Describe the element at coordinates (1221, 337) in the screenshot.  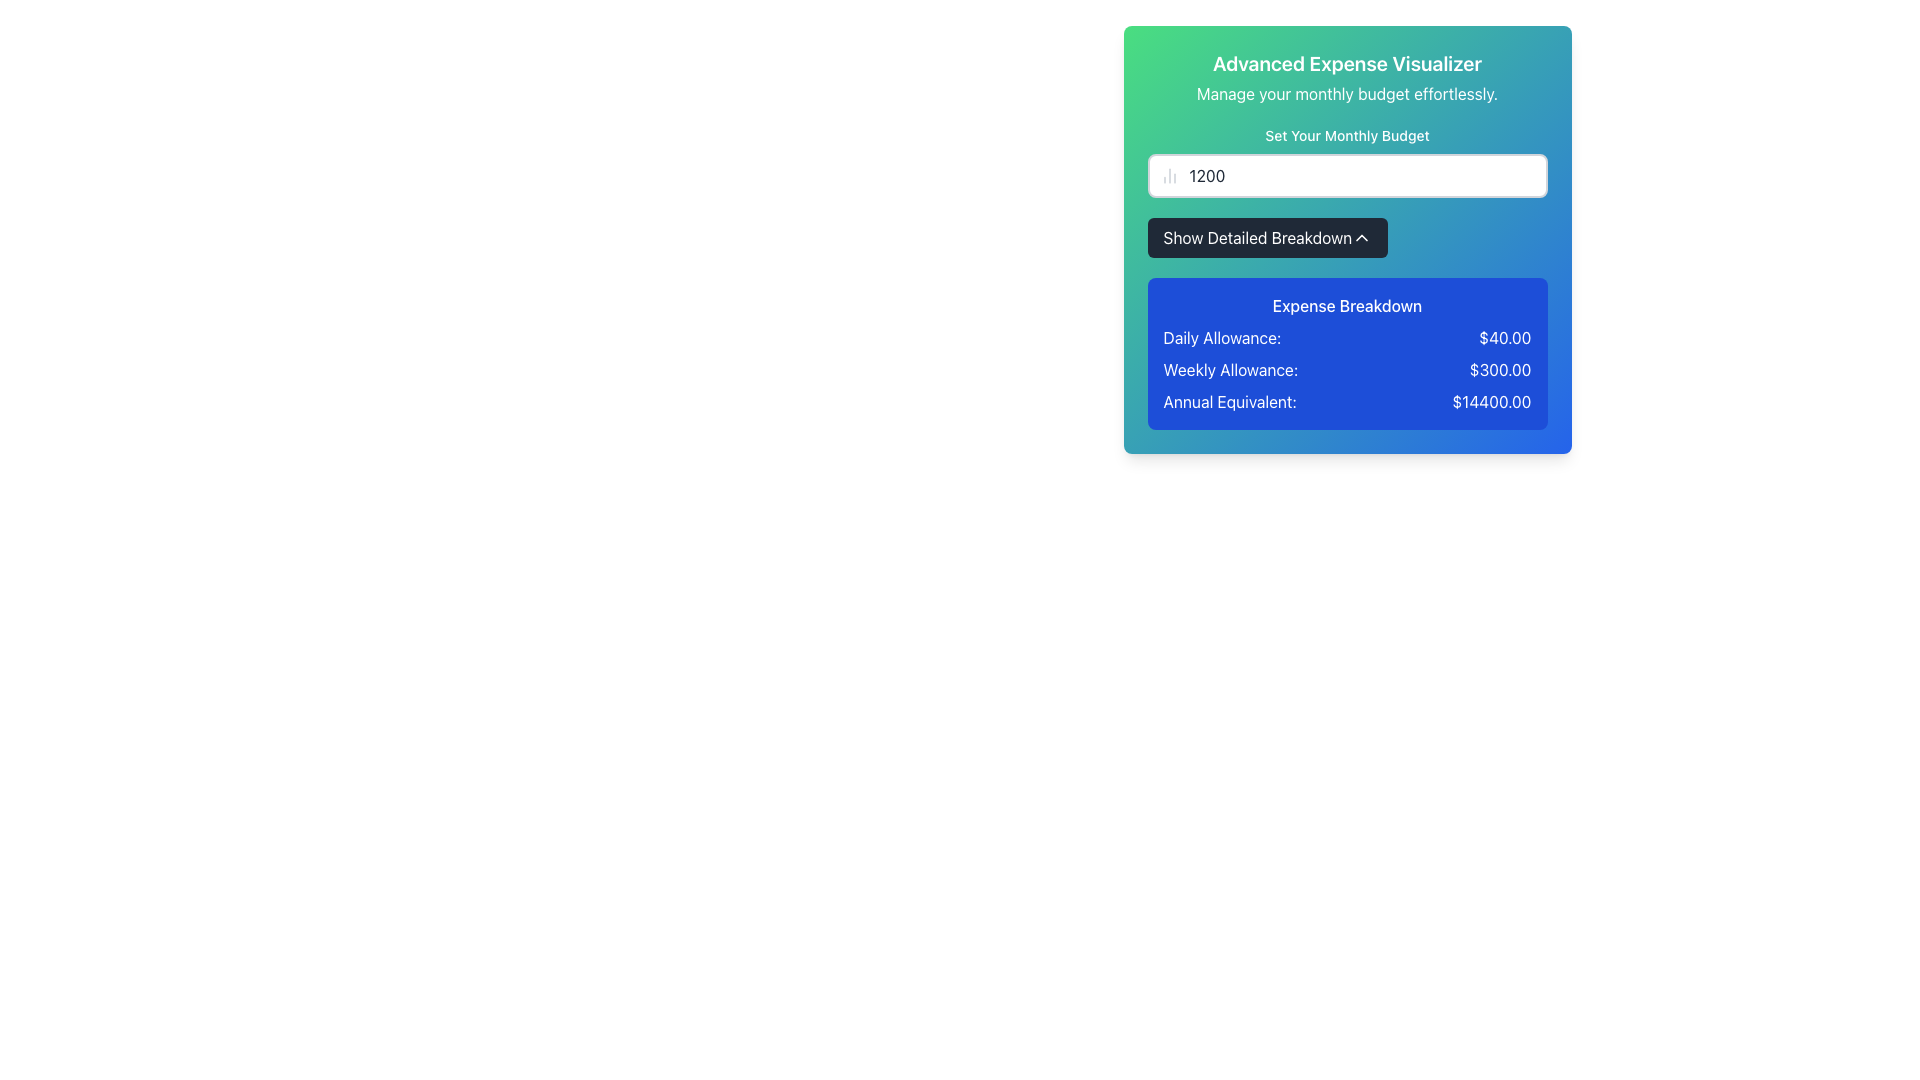
I see `the first text label in the 'Expense Breakdown' section, which indicates the type of expense` at that location.